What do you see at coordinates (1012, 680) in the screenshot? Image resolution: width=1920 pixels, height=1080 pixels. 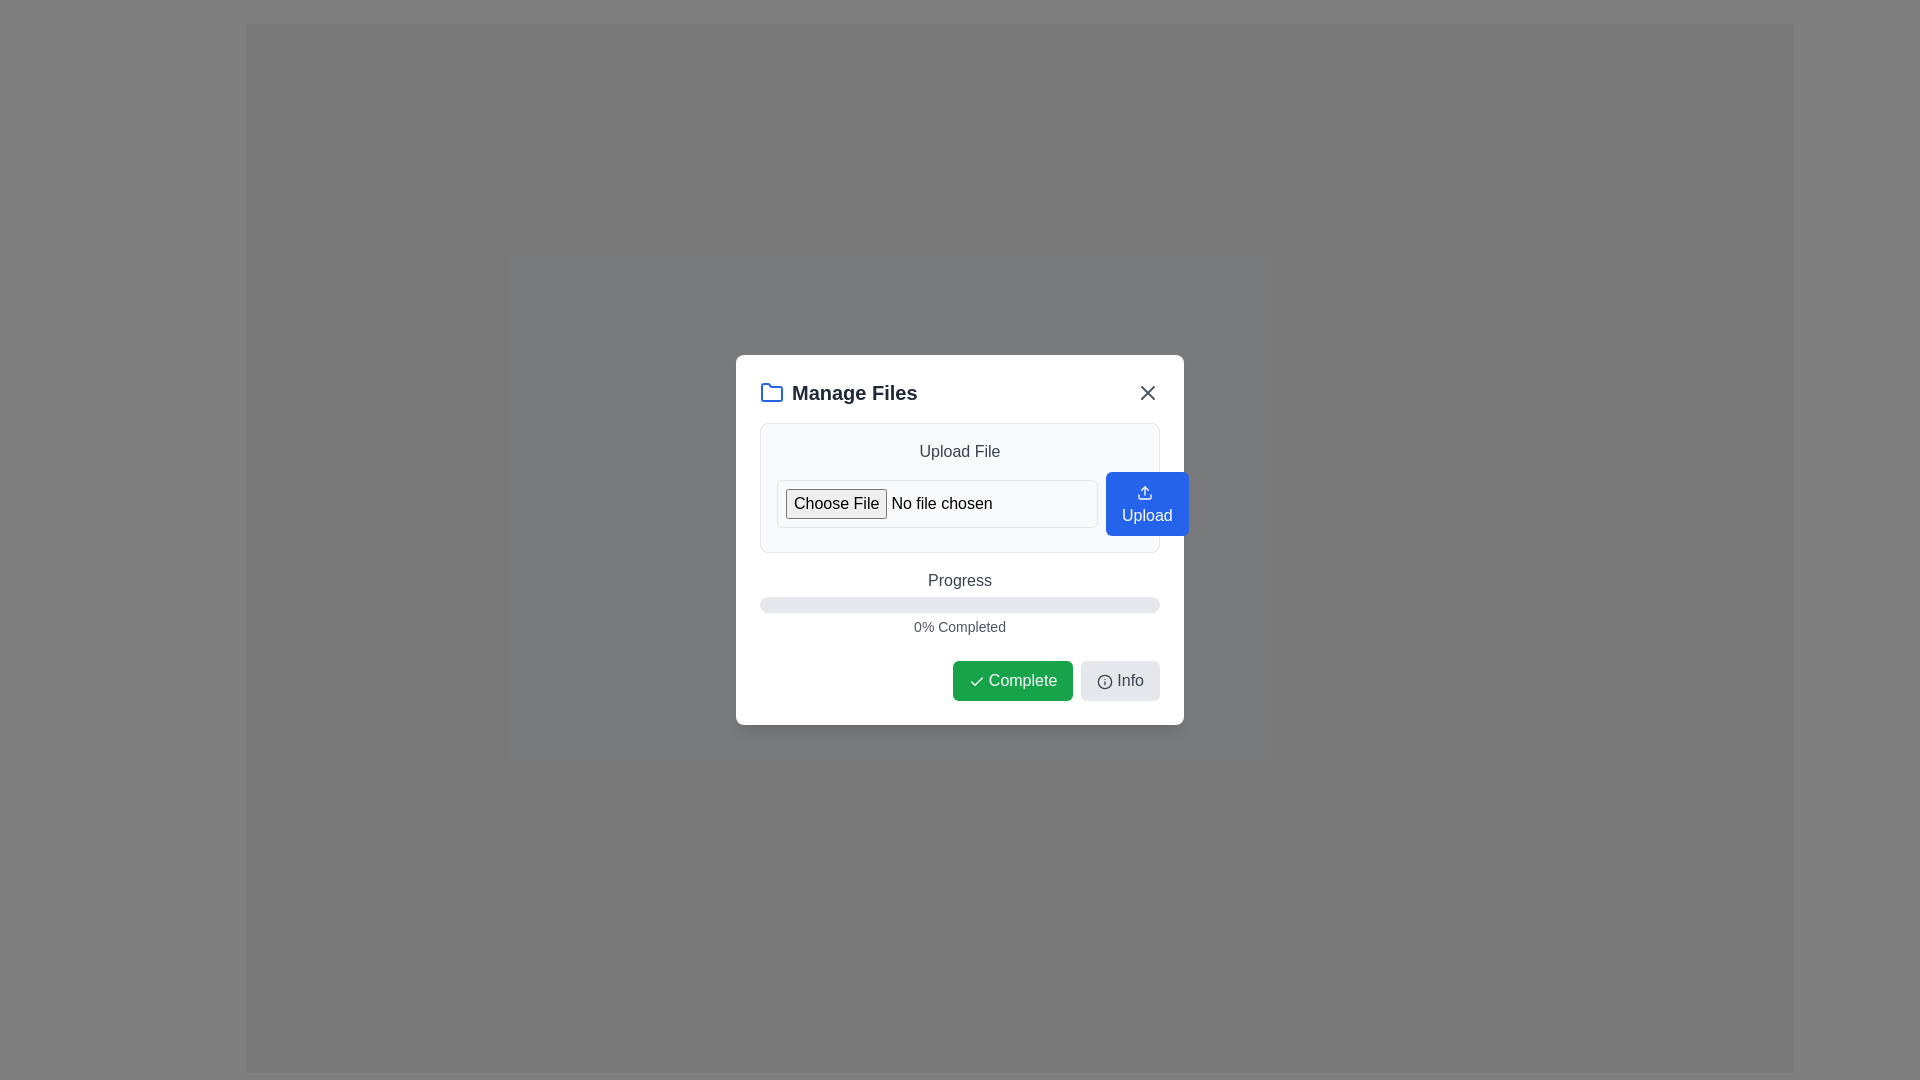 I see `the 'Complete' button with a checkmark icon on a green background to confirm completion` at bounding box center [1012, 680].